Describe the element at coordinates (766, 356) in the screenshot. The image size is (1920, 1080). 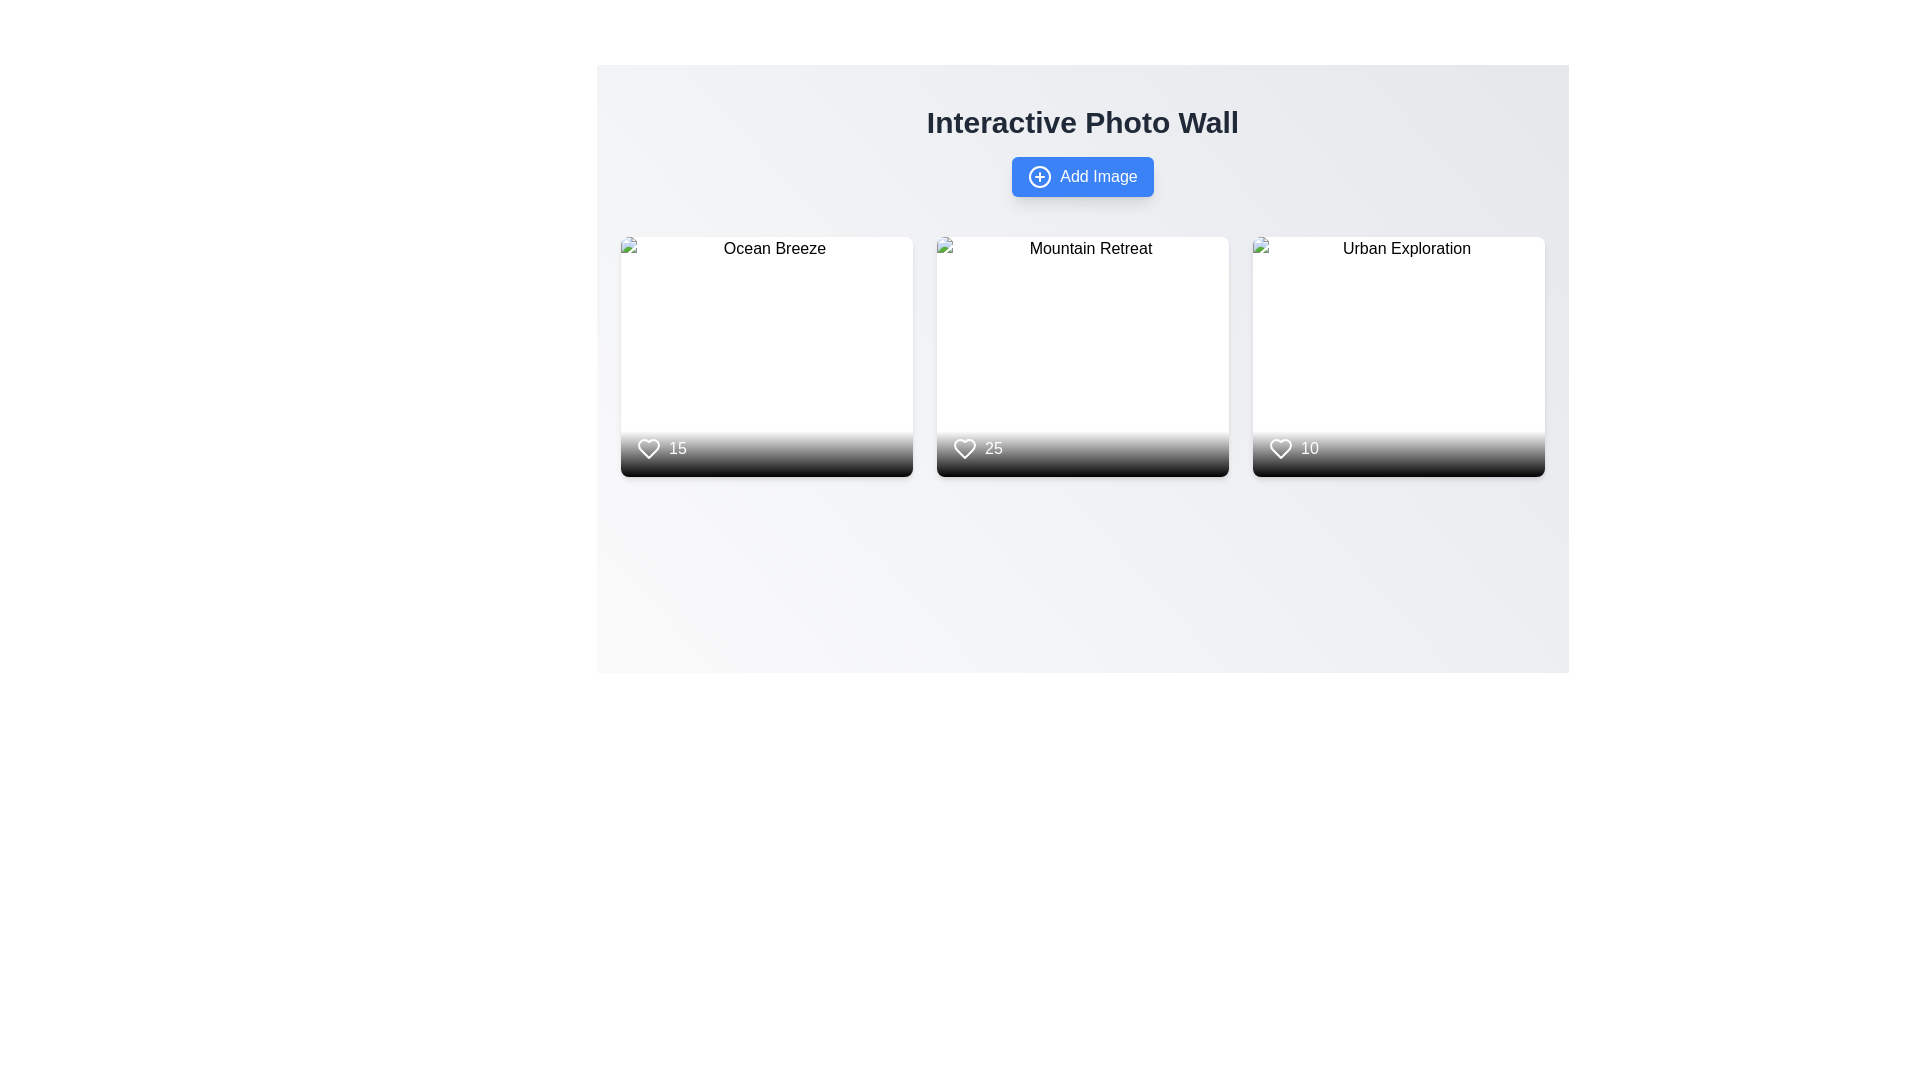
I see `the 'Ocean Breeze' card, which is the leftmost card in a grid layout` at that location.